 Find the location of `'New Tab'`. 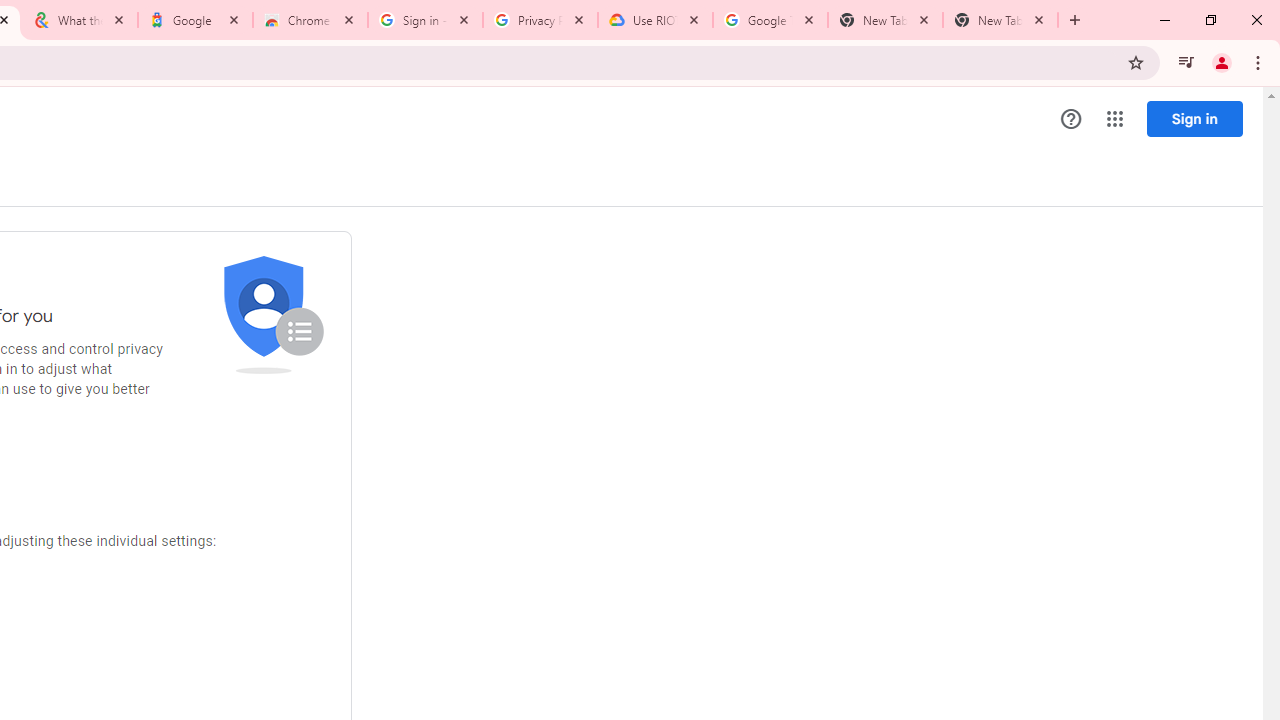

'New Tab' is located at coordinates (1000, 20).